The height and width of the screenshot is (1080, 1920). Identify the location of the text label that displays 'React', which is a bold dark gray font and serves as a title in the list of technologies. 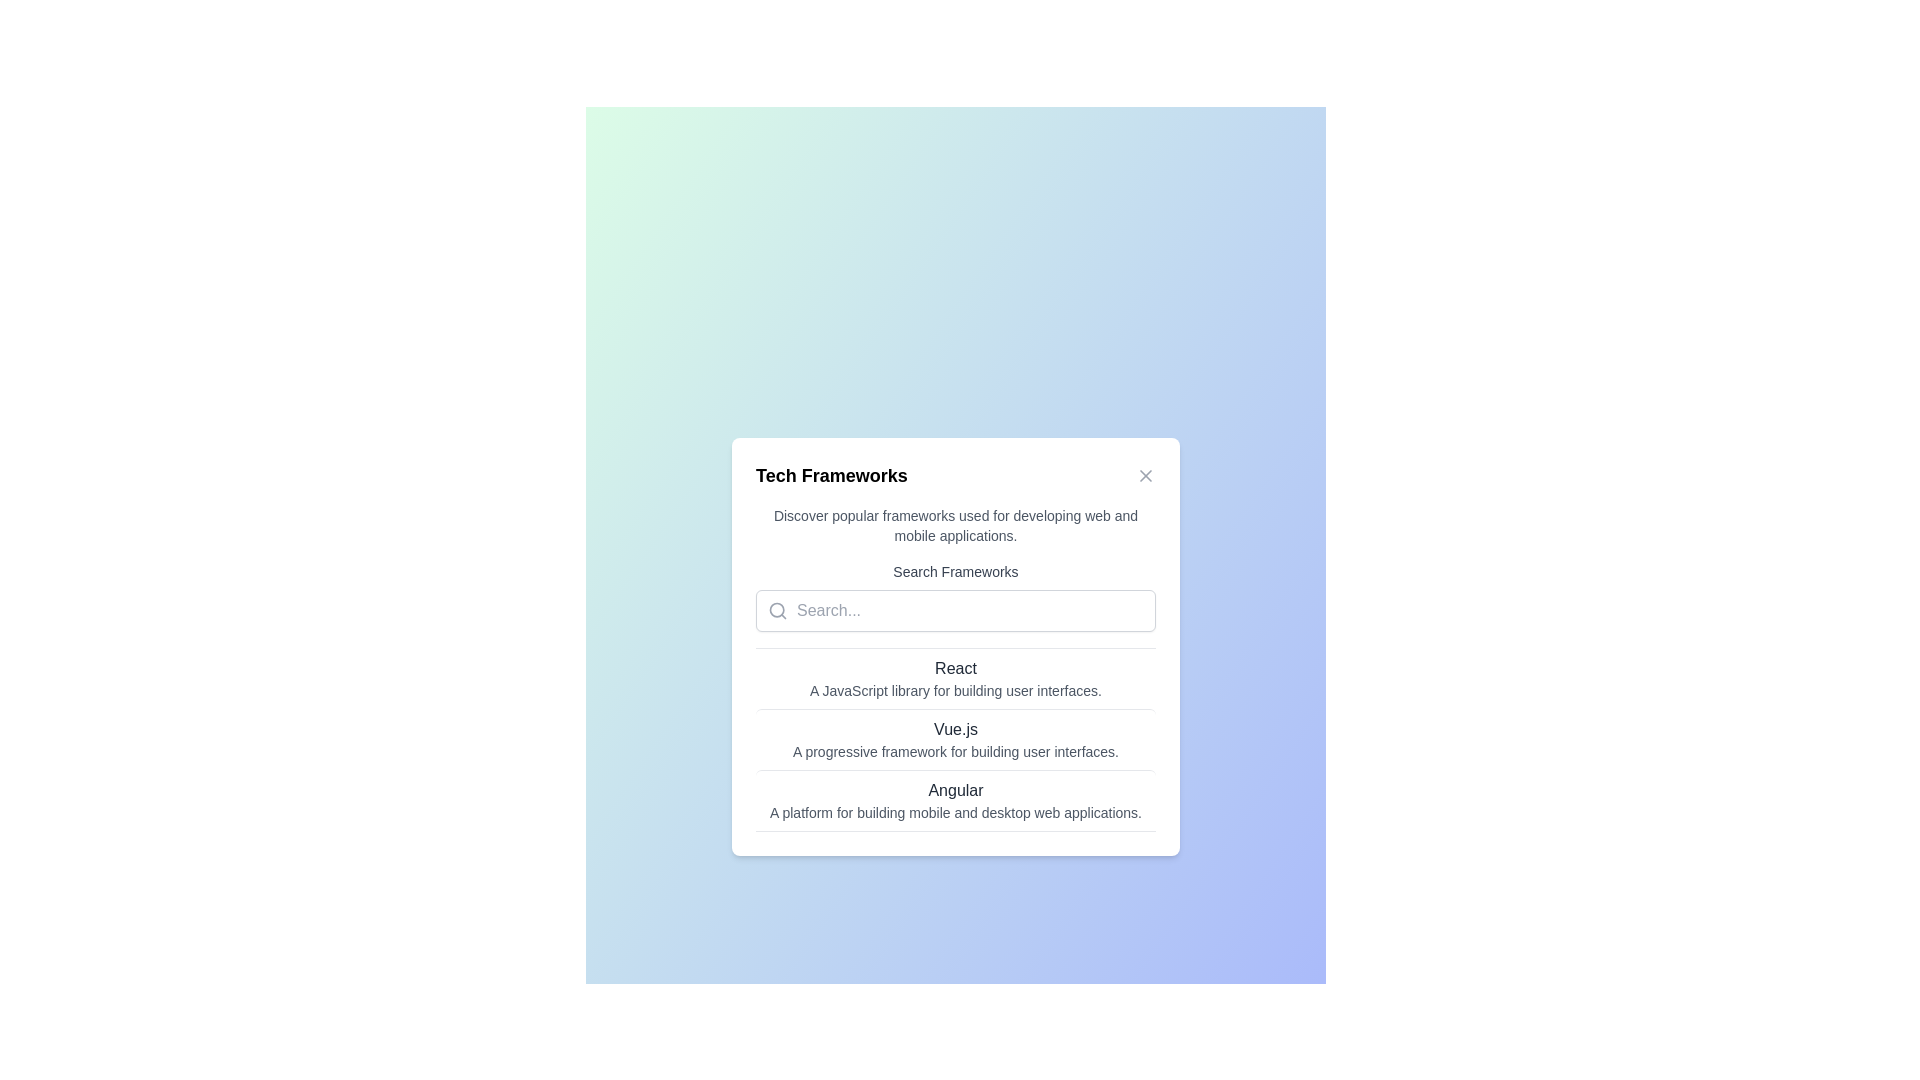
(954, 668).